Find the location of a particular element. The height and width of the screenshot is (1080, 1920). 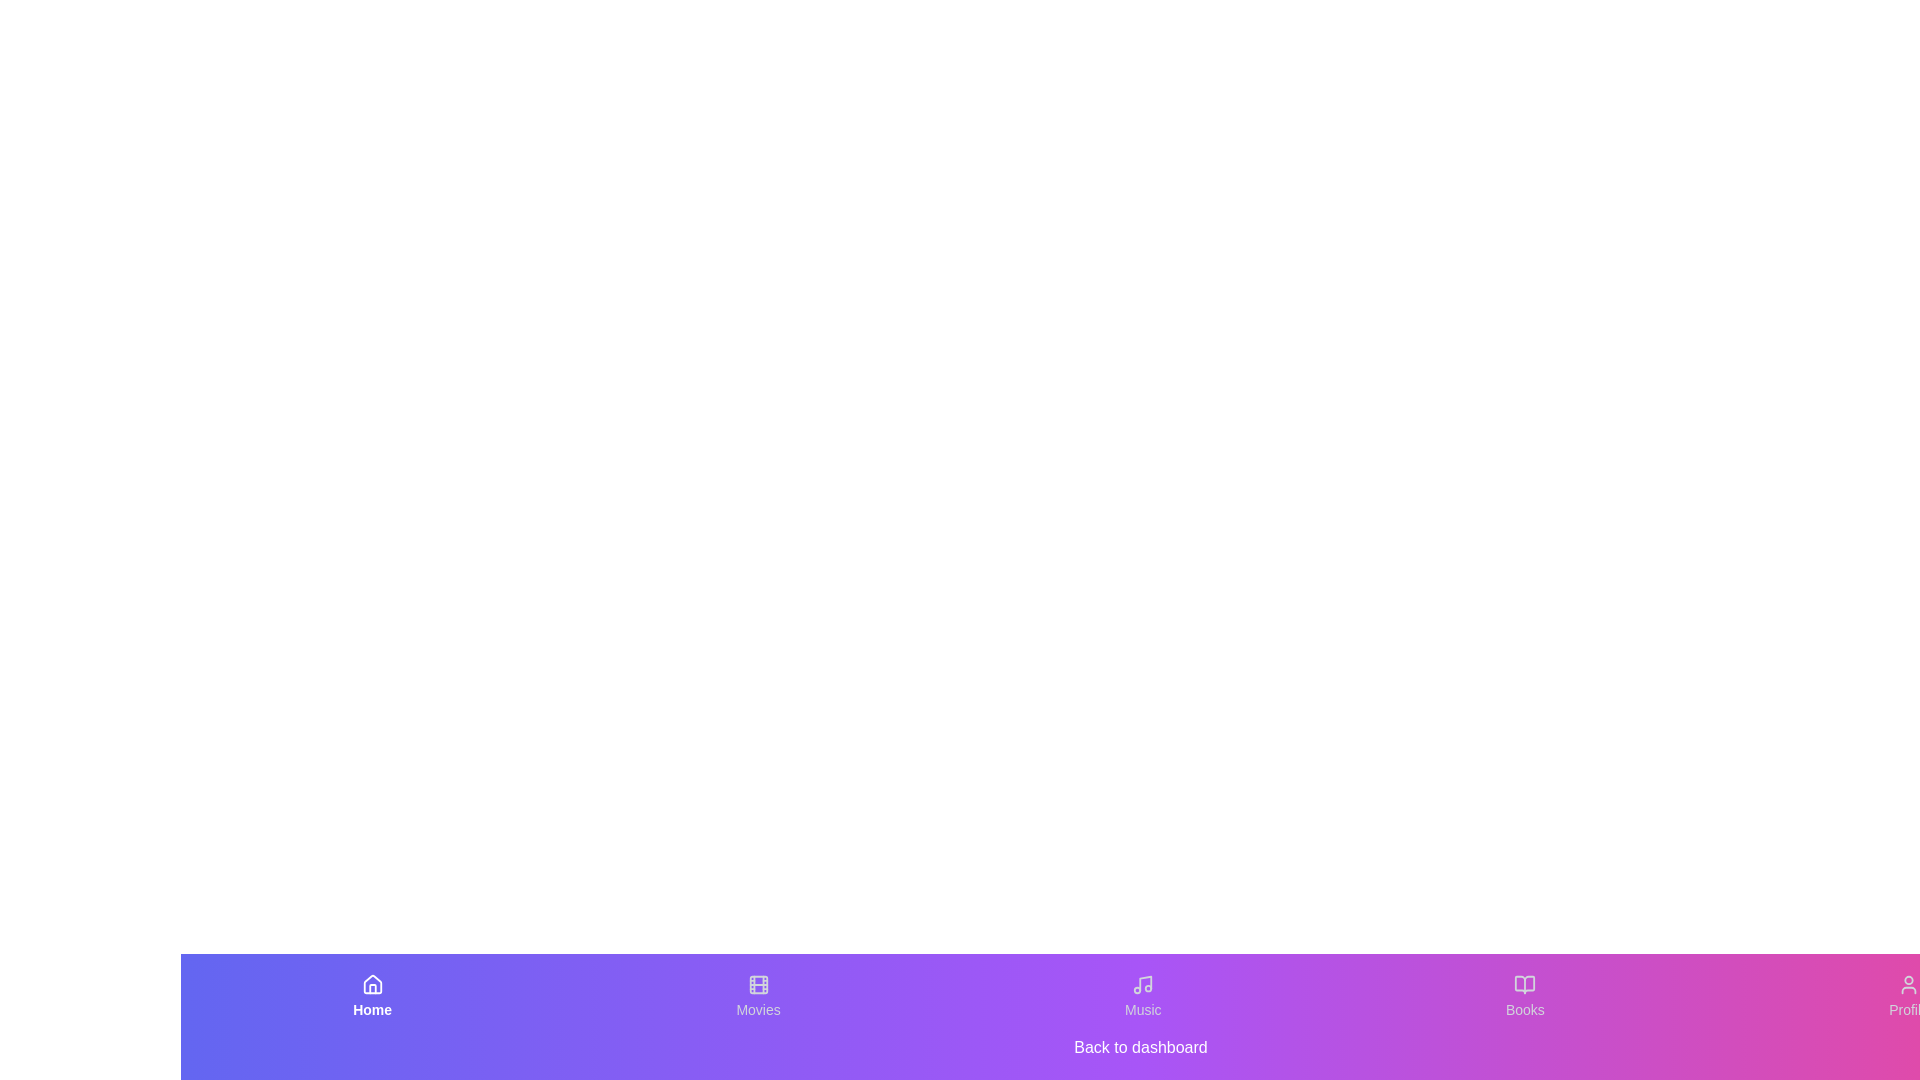

the Music tab from the navigation bar is located at coordinates (1143, 996).